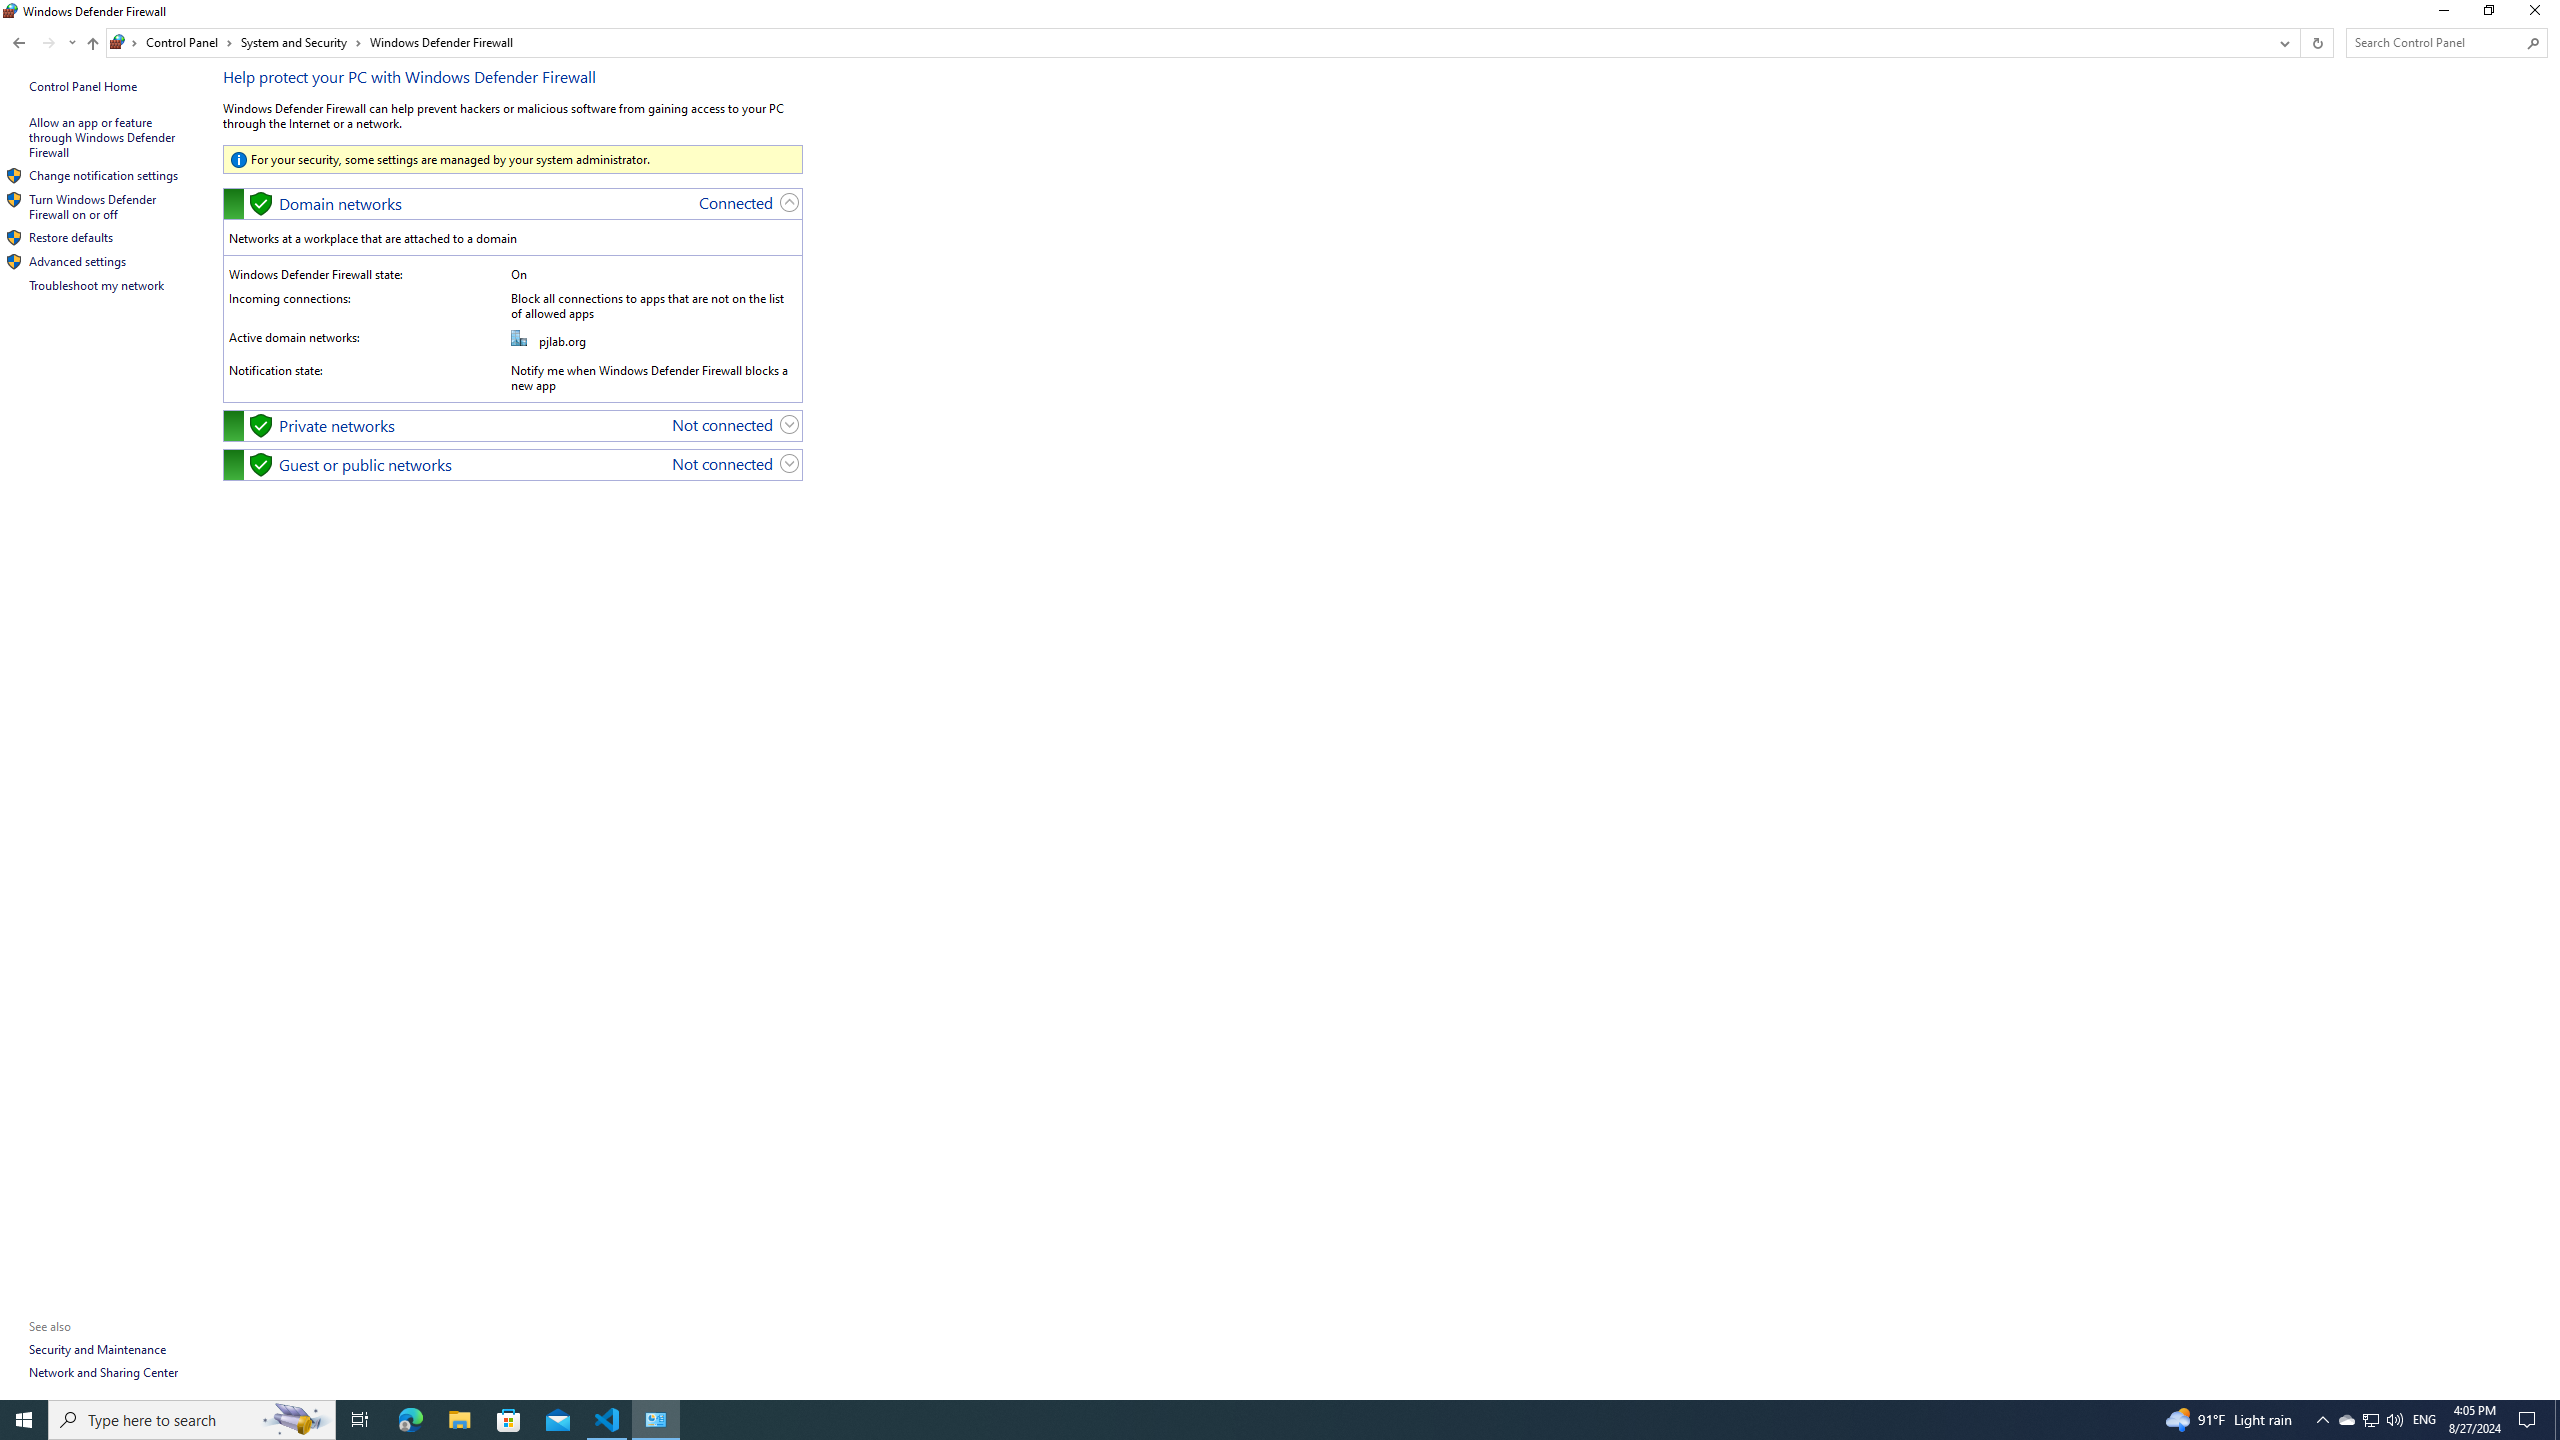 The image size is (2560, 1440). Describe the element at coordinates (77, 260) in the screenshot. I see `'Advanced settings'` at that location.